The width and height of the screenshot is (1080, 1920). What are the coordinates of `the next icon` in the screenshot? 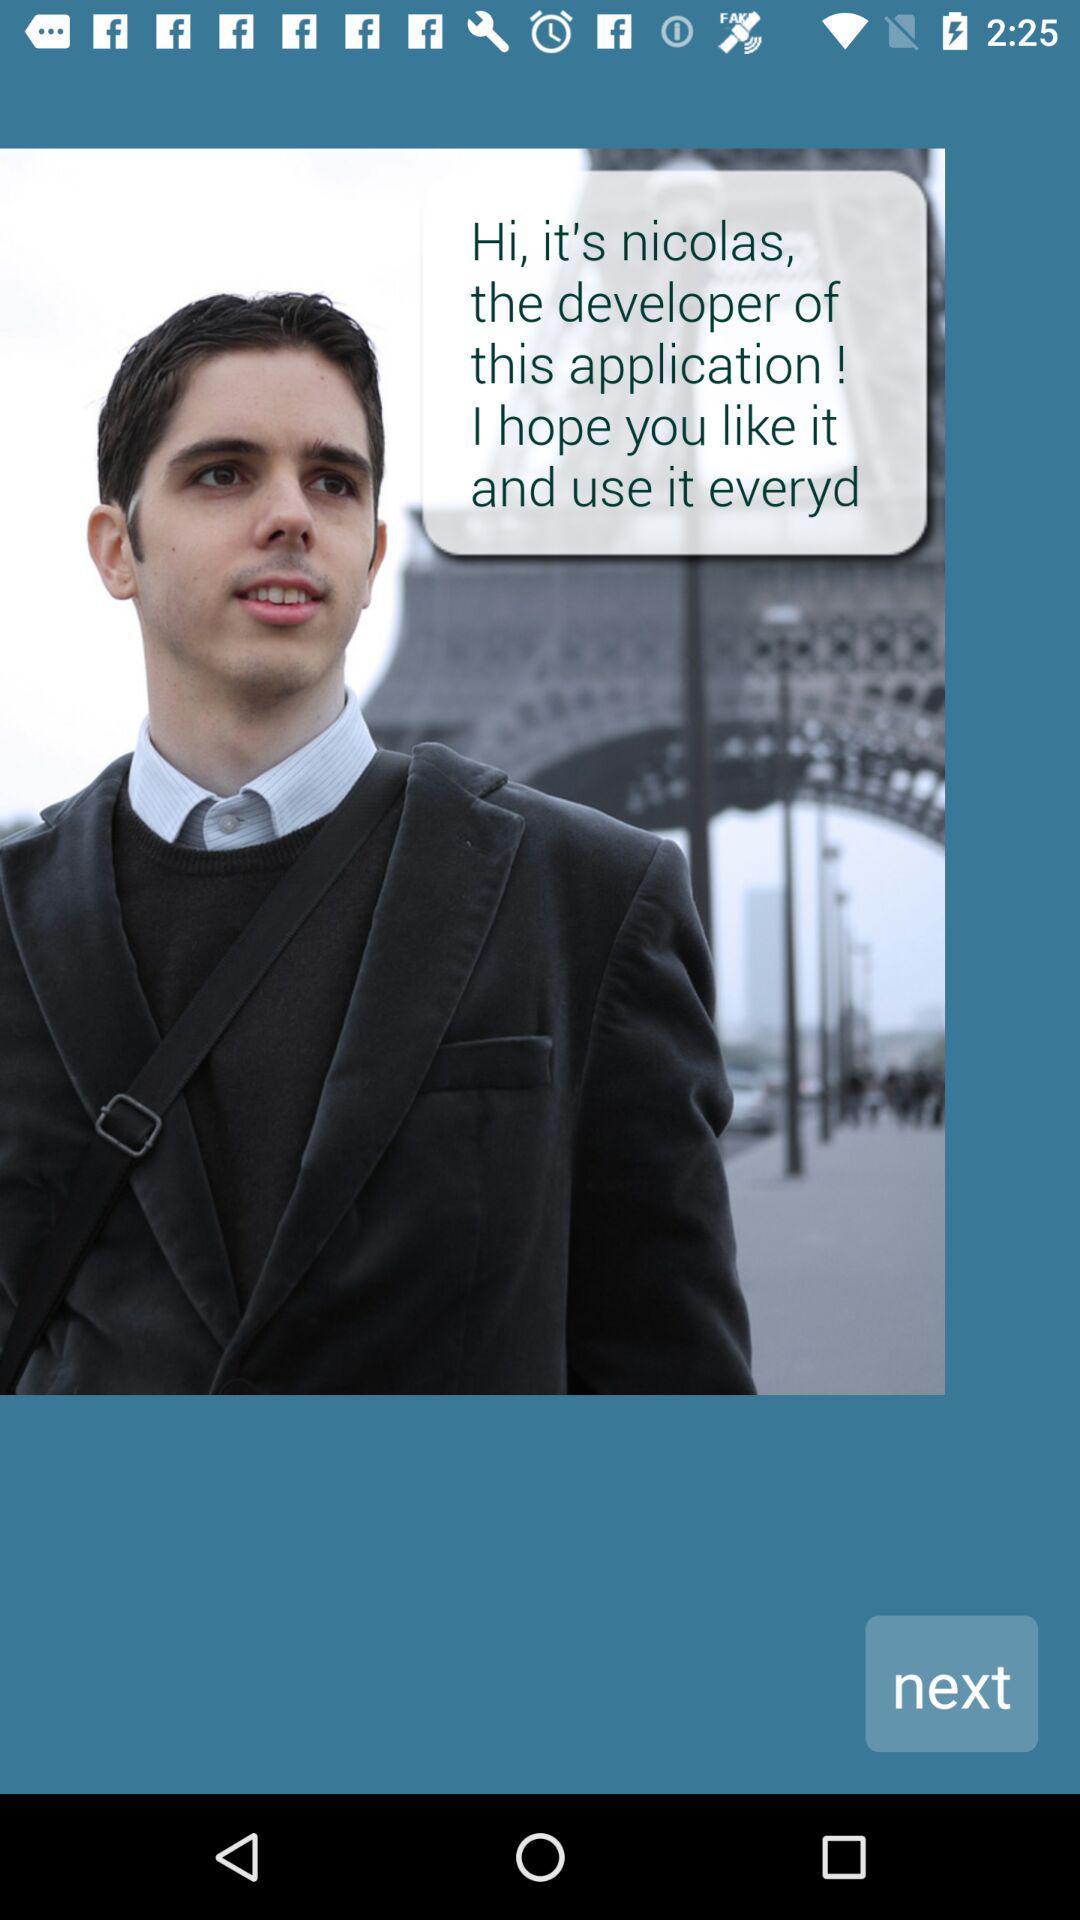 It's located at (950, 1682).